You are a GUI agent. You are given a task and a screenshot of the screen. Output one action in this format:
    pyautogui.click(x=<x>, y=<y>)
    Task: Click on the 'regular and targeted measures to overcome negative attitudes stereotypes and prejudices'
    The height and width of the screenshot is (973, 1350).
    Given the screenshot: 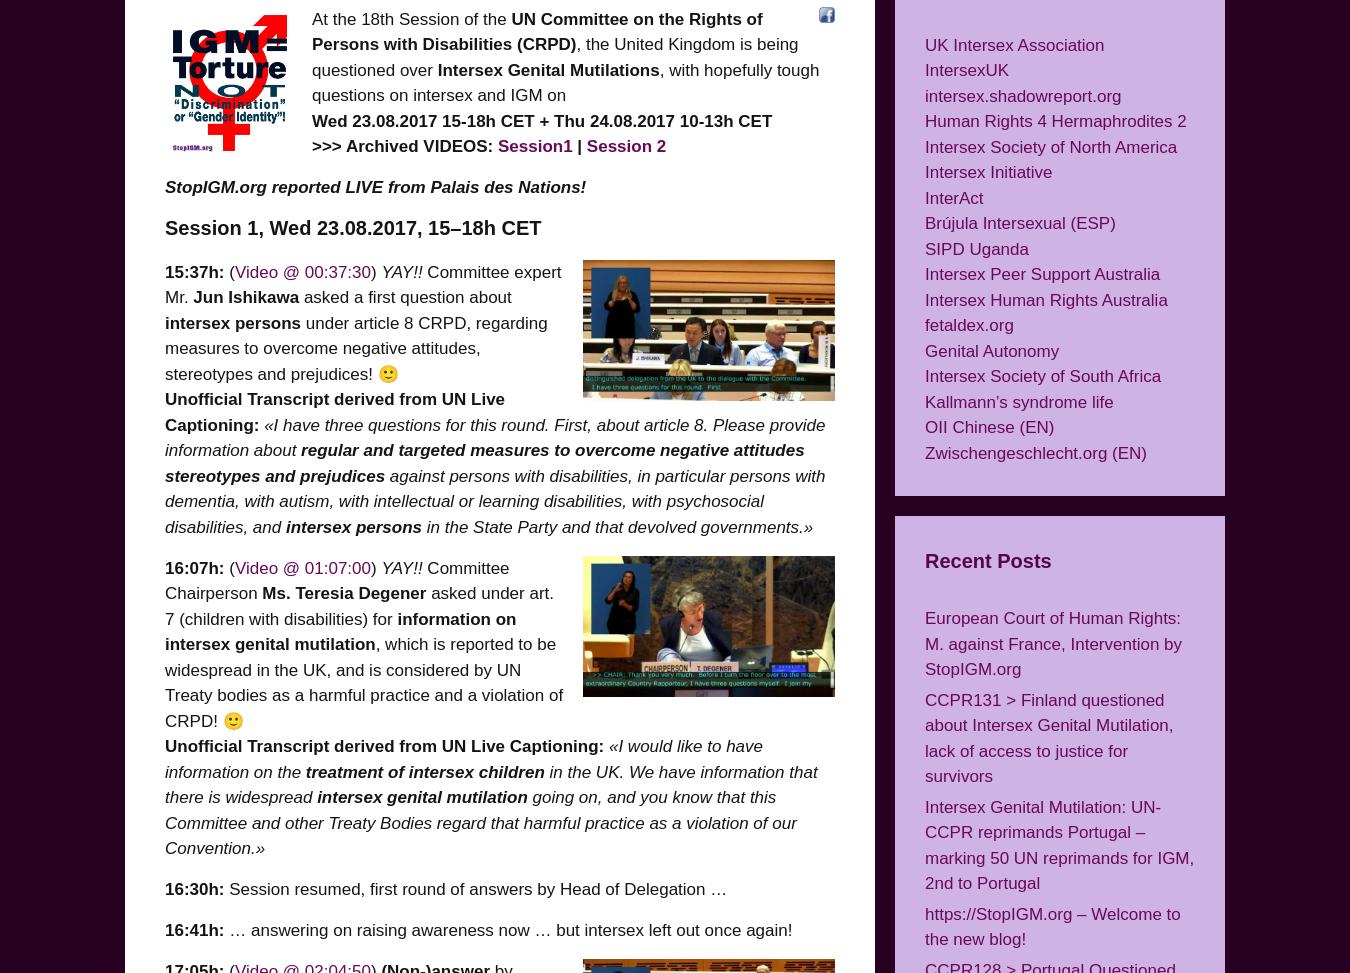 What is the action you would take?
    pyautogui.click(x=483, y=462)
    